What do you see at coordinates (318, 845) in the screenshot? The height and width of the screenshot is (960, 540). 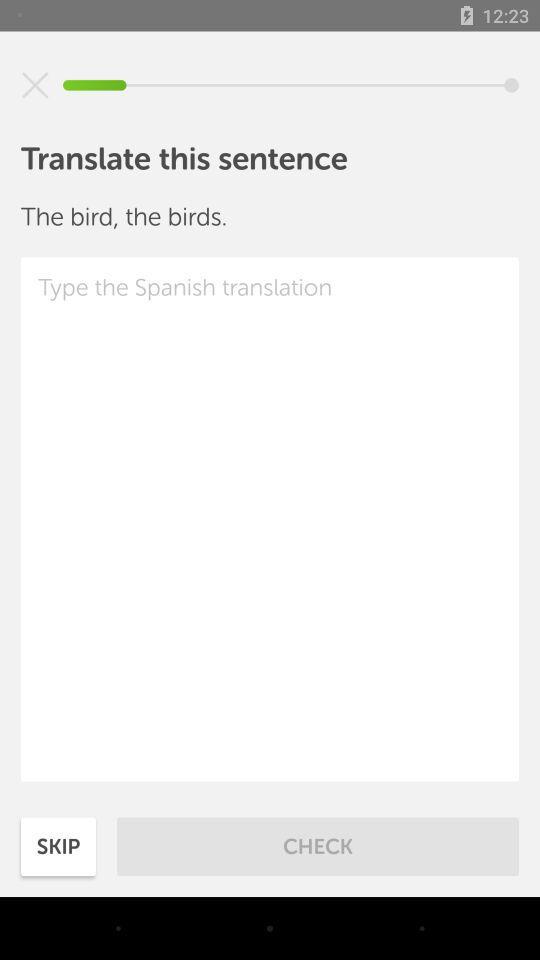 I see `item next to skip item` at bounding box center [318, 845].